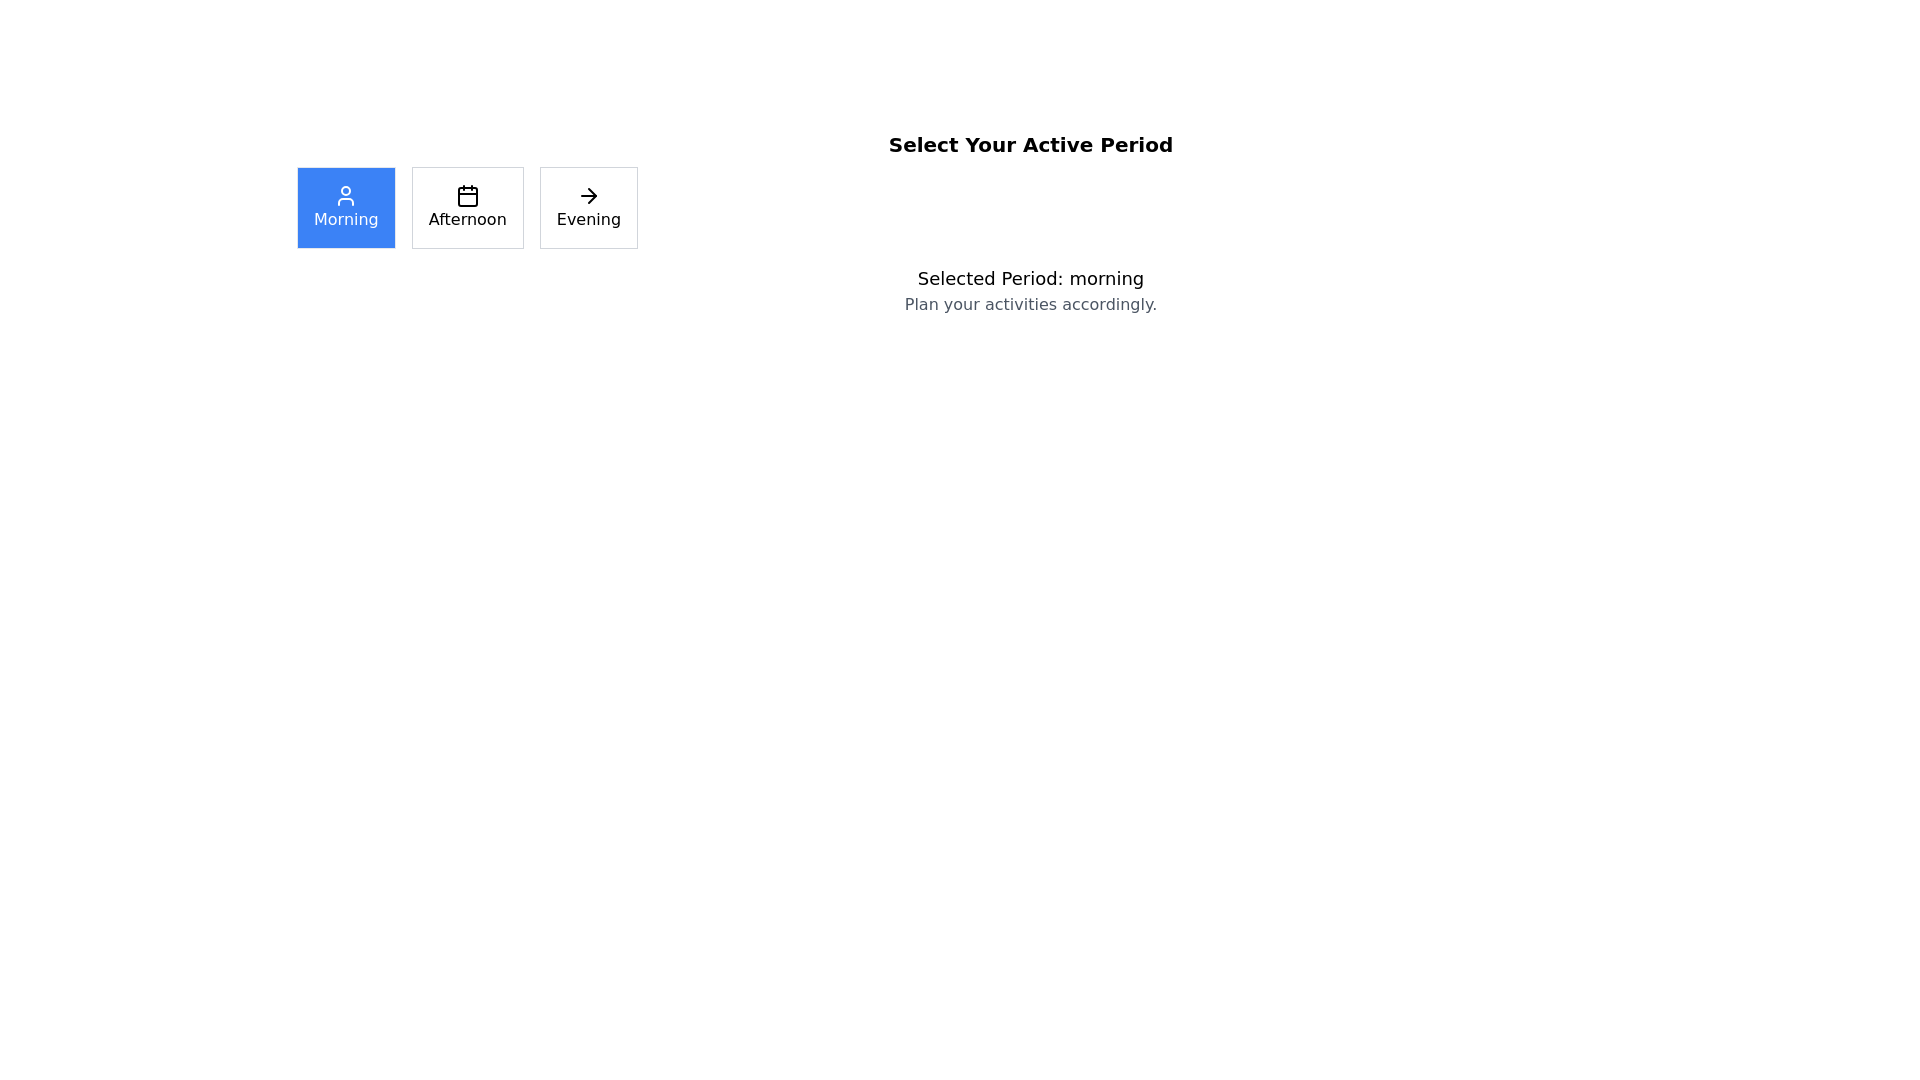  Describe the element at coordinates (587, 196) in the screenshot. I see `the 'Evening' option arrow icon located at the top-center of the third selection card` at that location.